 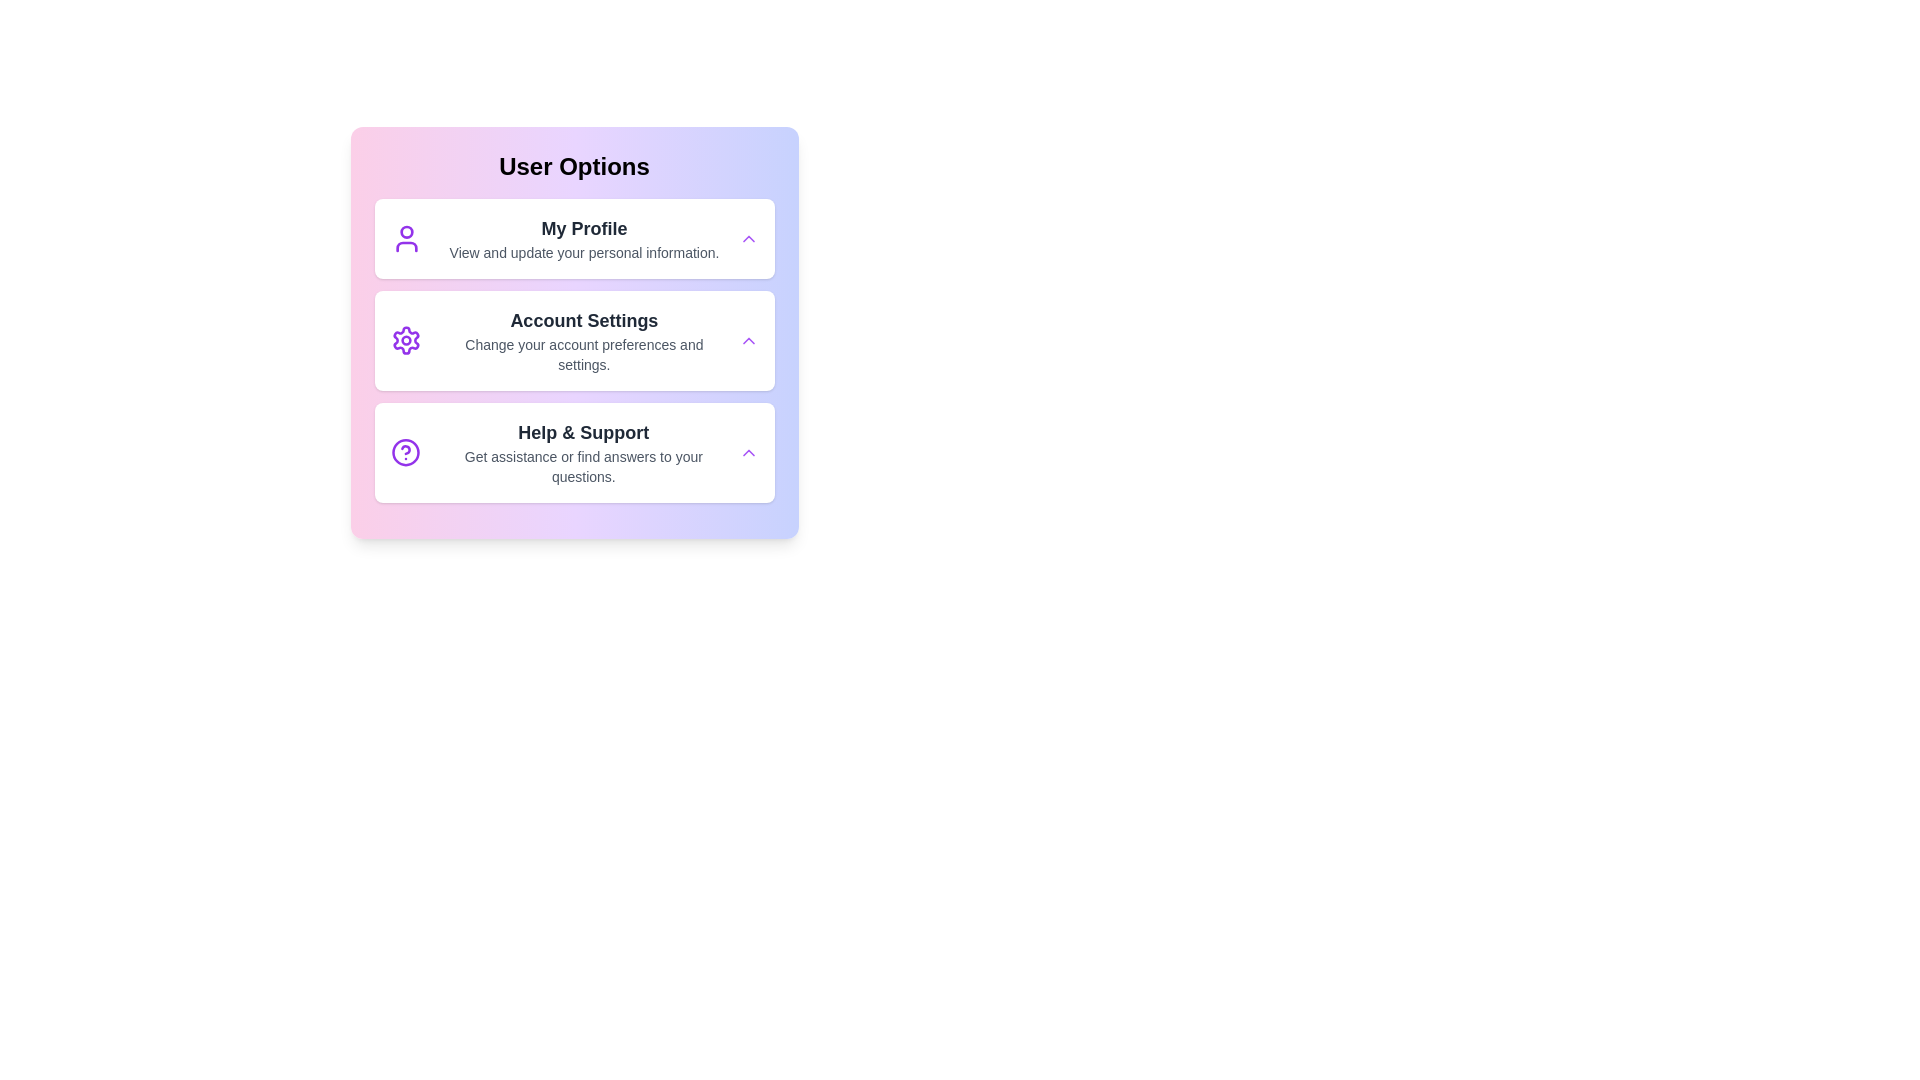 What do you see at coordinates (405, 339) in the screenshot?
I see `the icon associated with the list item Account Settings` at bounding box center [405, 339].